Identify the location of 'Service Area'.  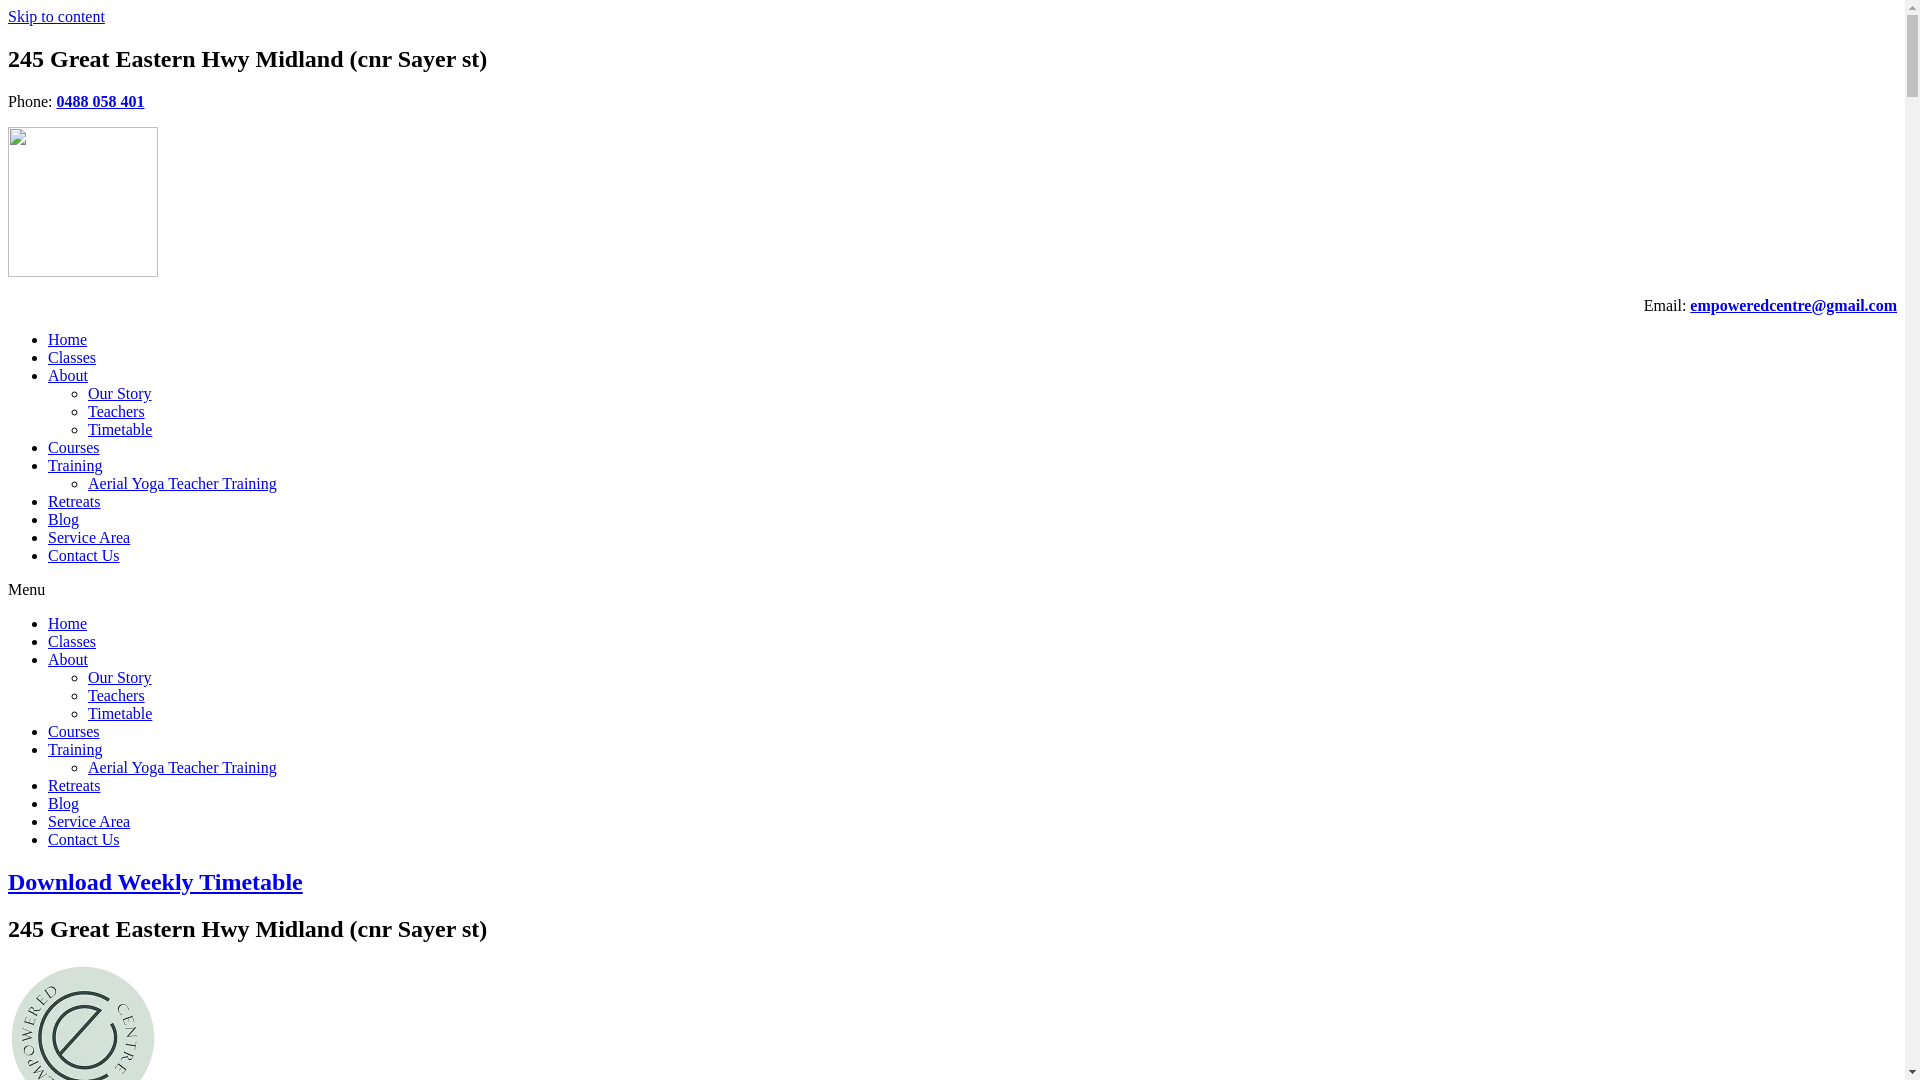
(48, 821).